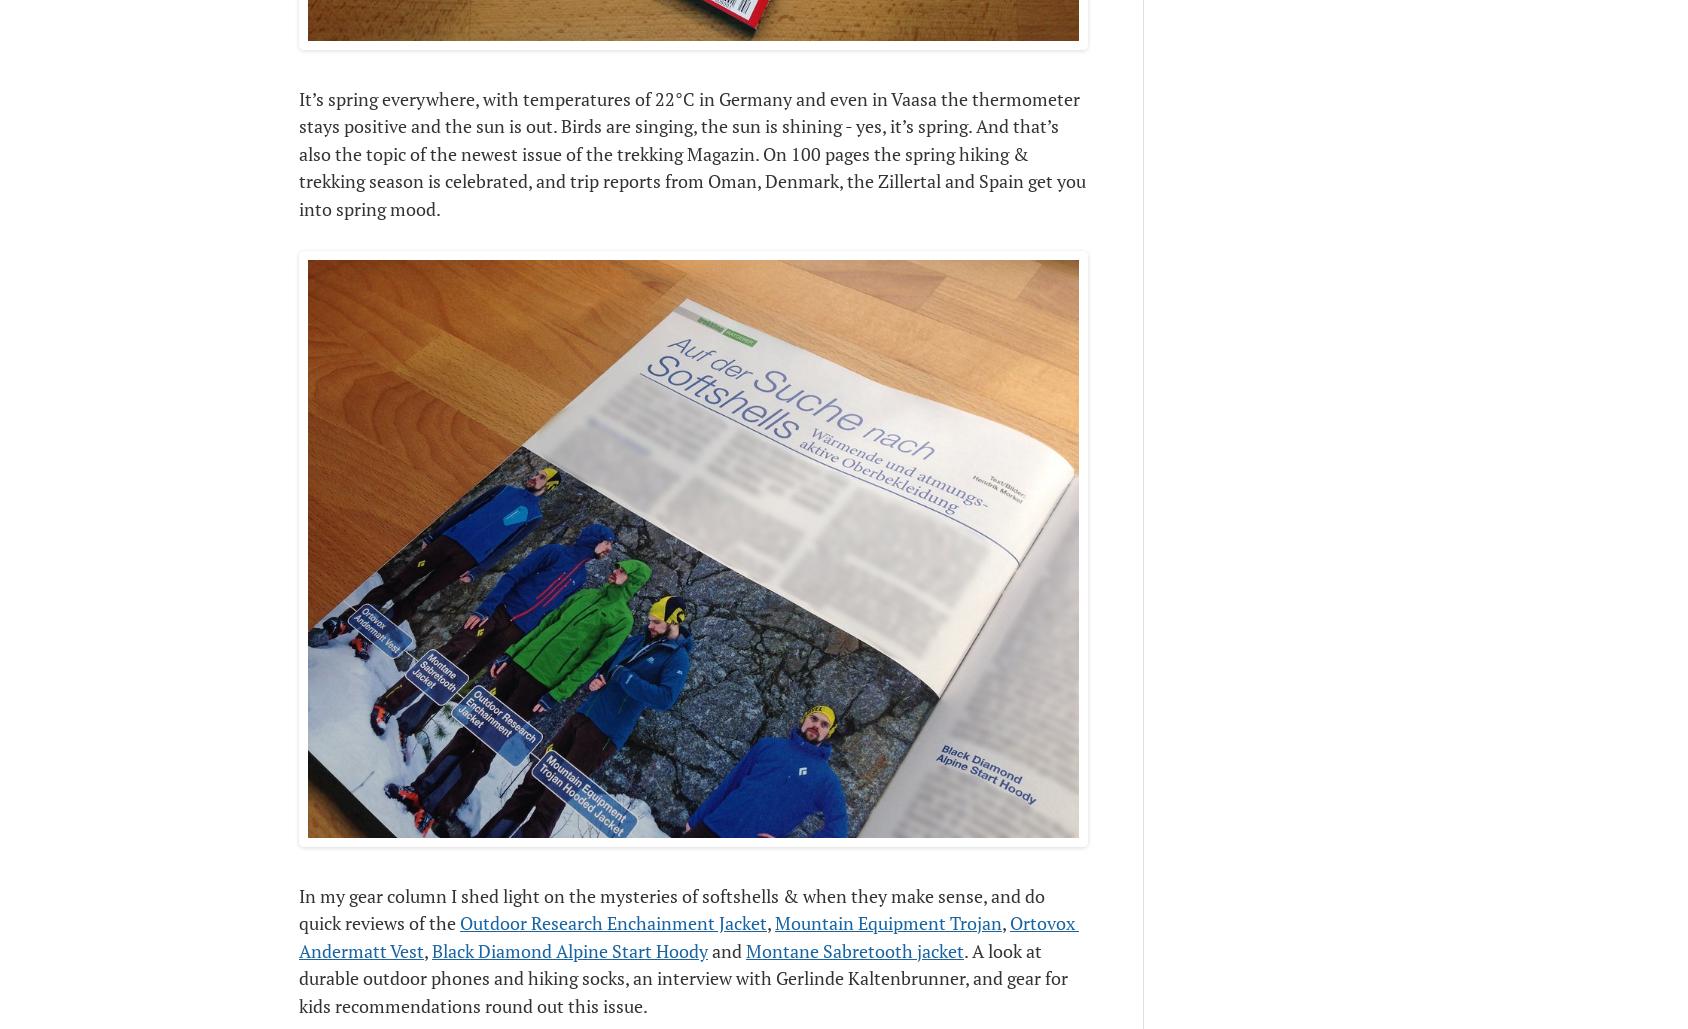  What do you see at coordinates (774, 923) in the screenshot?
I see `'Mountain Equipment Trojan'` at bounding box center [774, 923].